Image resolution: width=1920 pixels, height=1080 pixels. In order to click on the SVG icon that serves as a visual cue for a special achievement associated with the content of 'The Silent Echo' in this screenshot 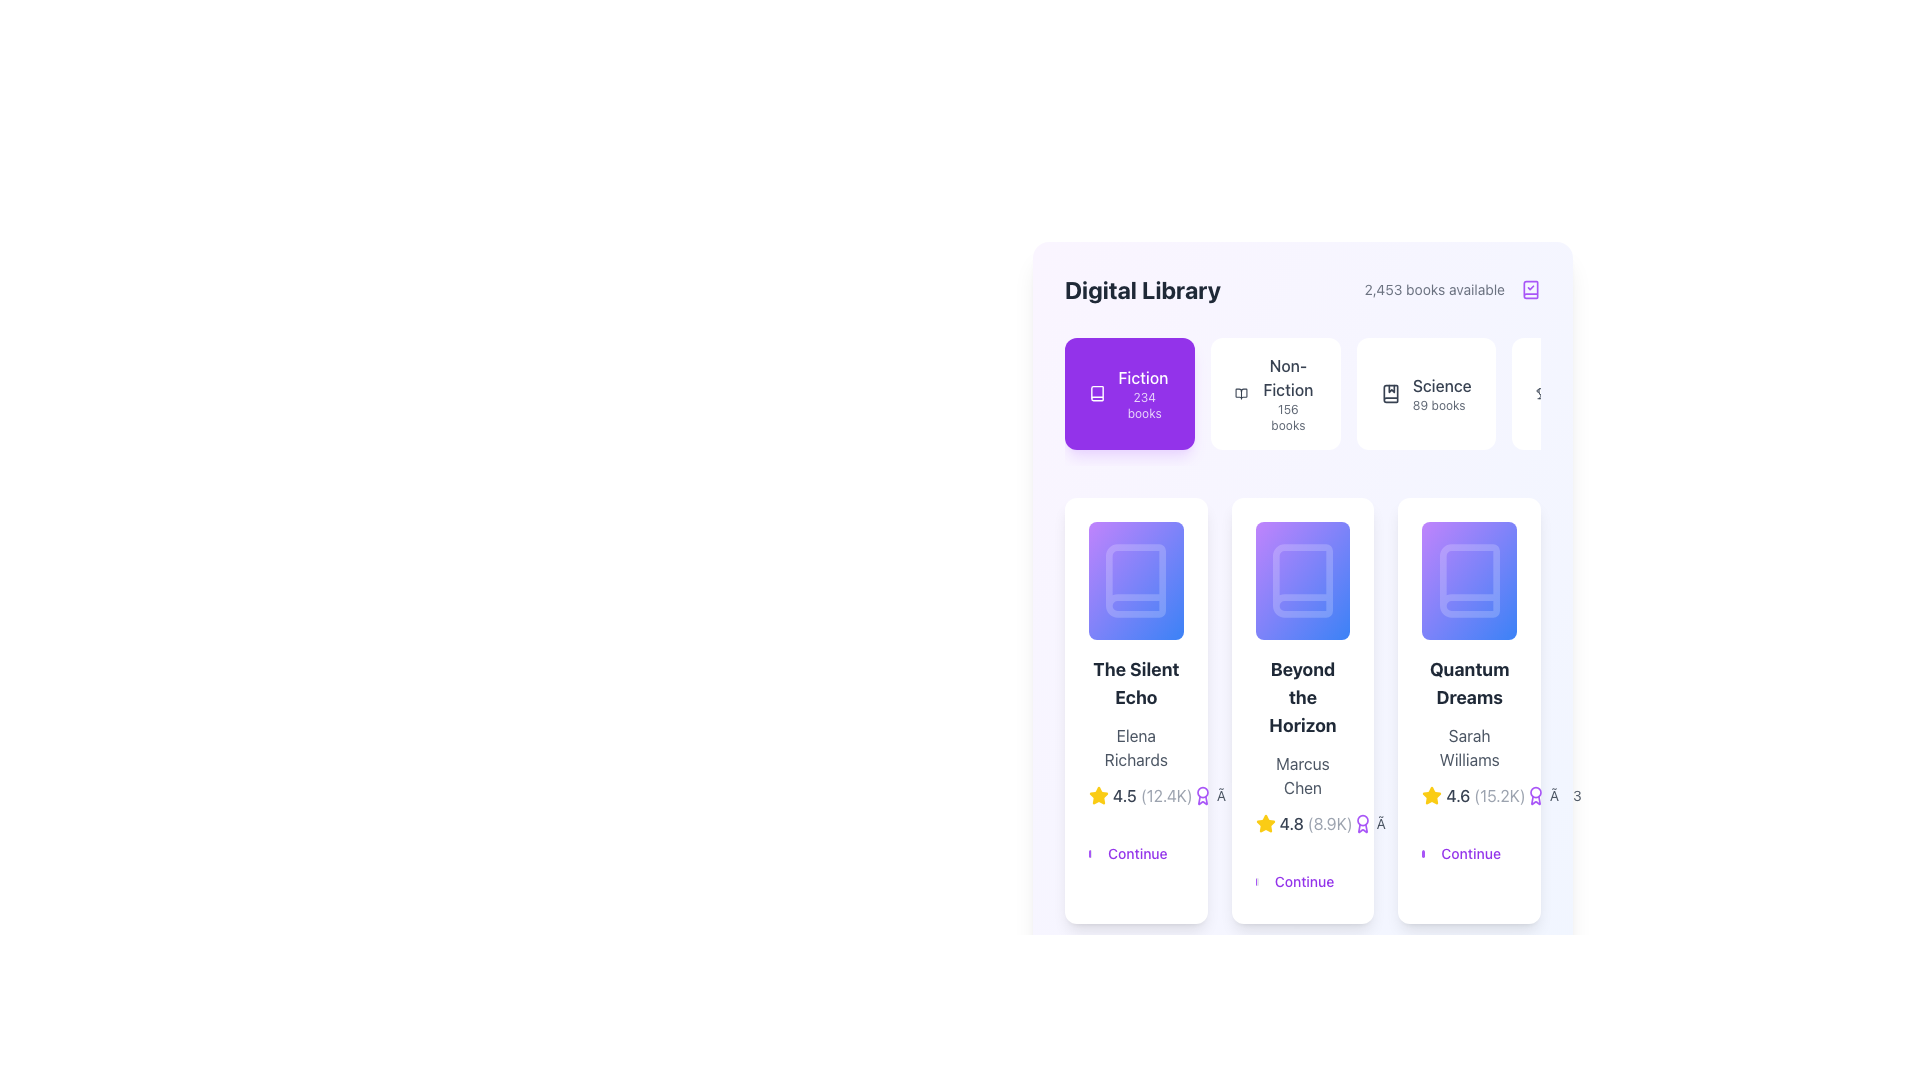, I will do `click(1201, 795)`.